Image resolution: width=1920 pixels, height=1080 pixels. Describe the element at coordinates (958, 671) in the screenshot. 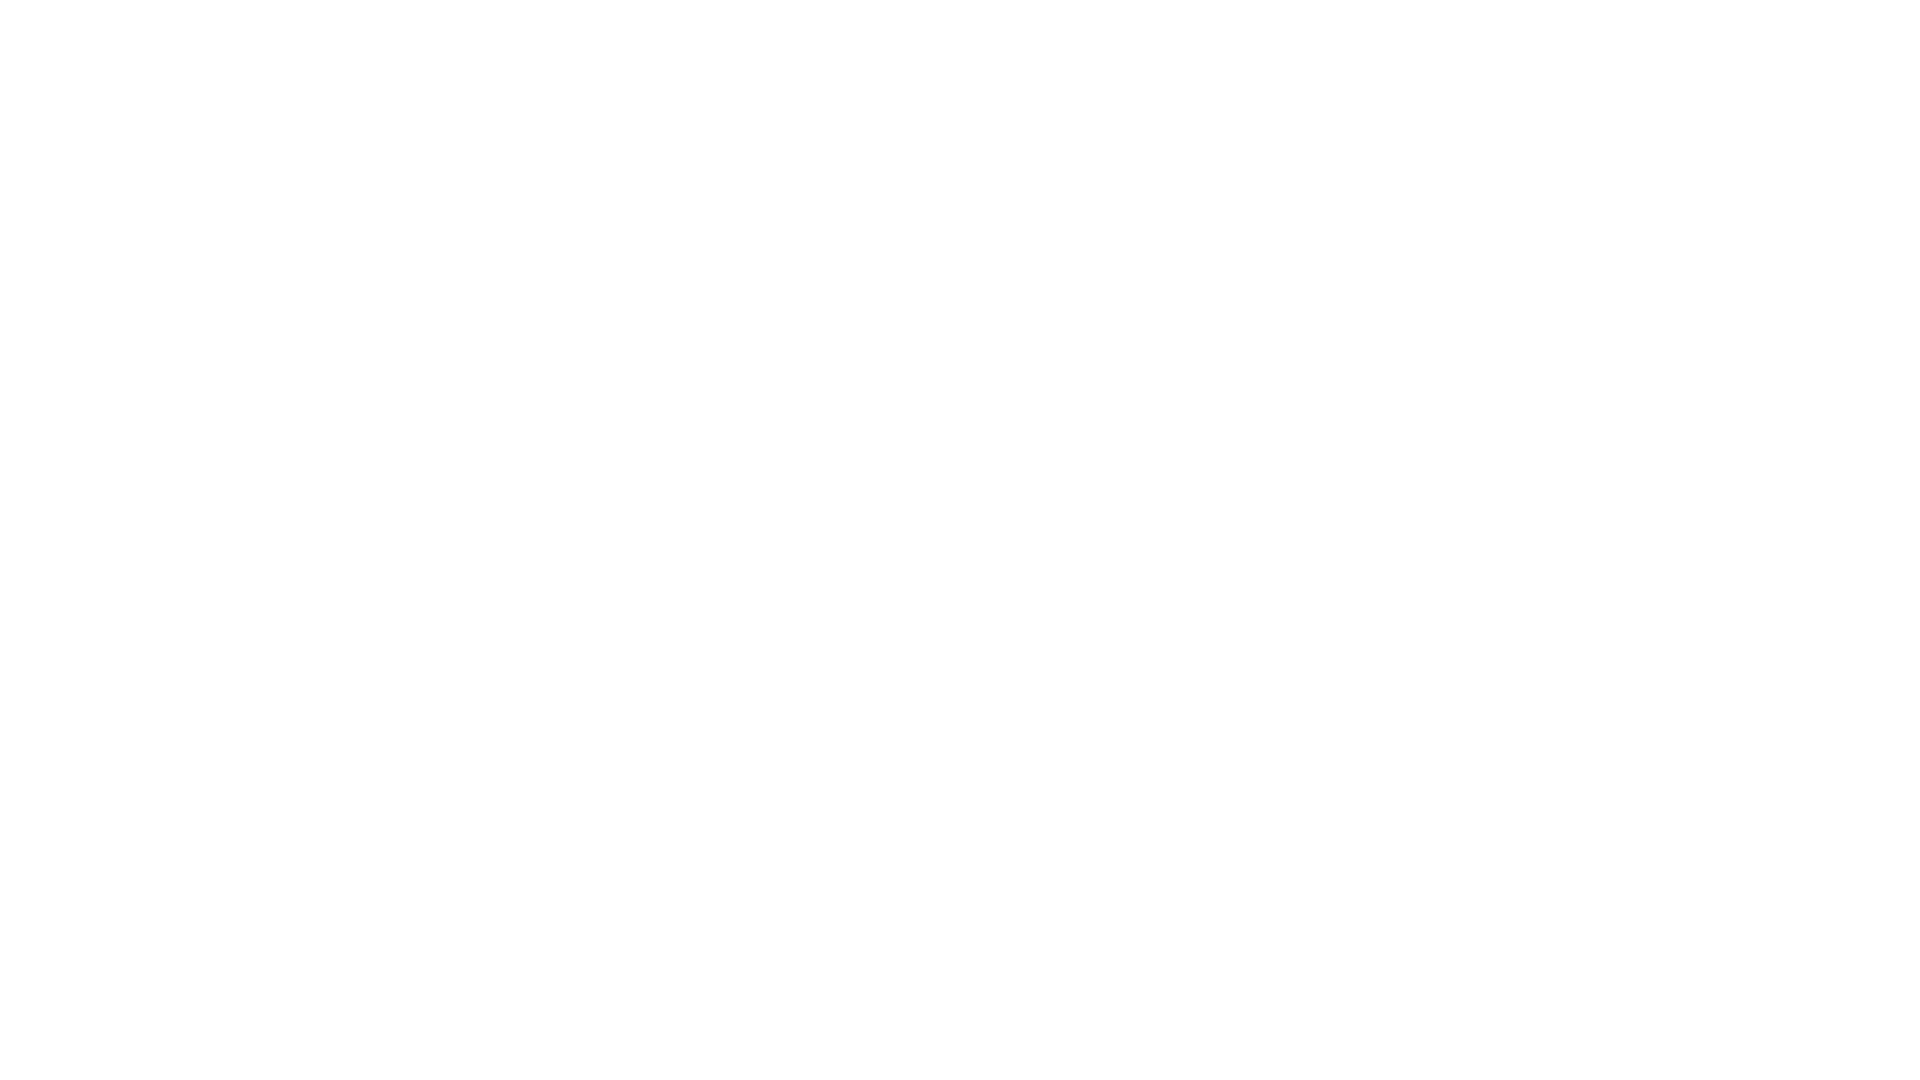

I see `REFUSE` at that location.